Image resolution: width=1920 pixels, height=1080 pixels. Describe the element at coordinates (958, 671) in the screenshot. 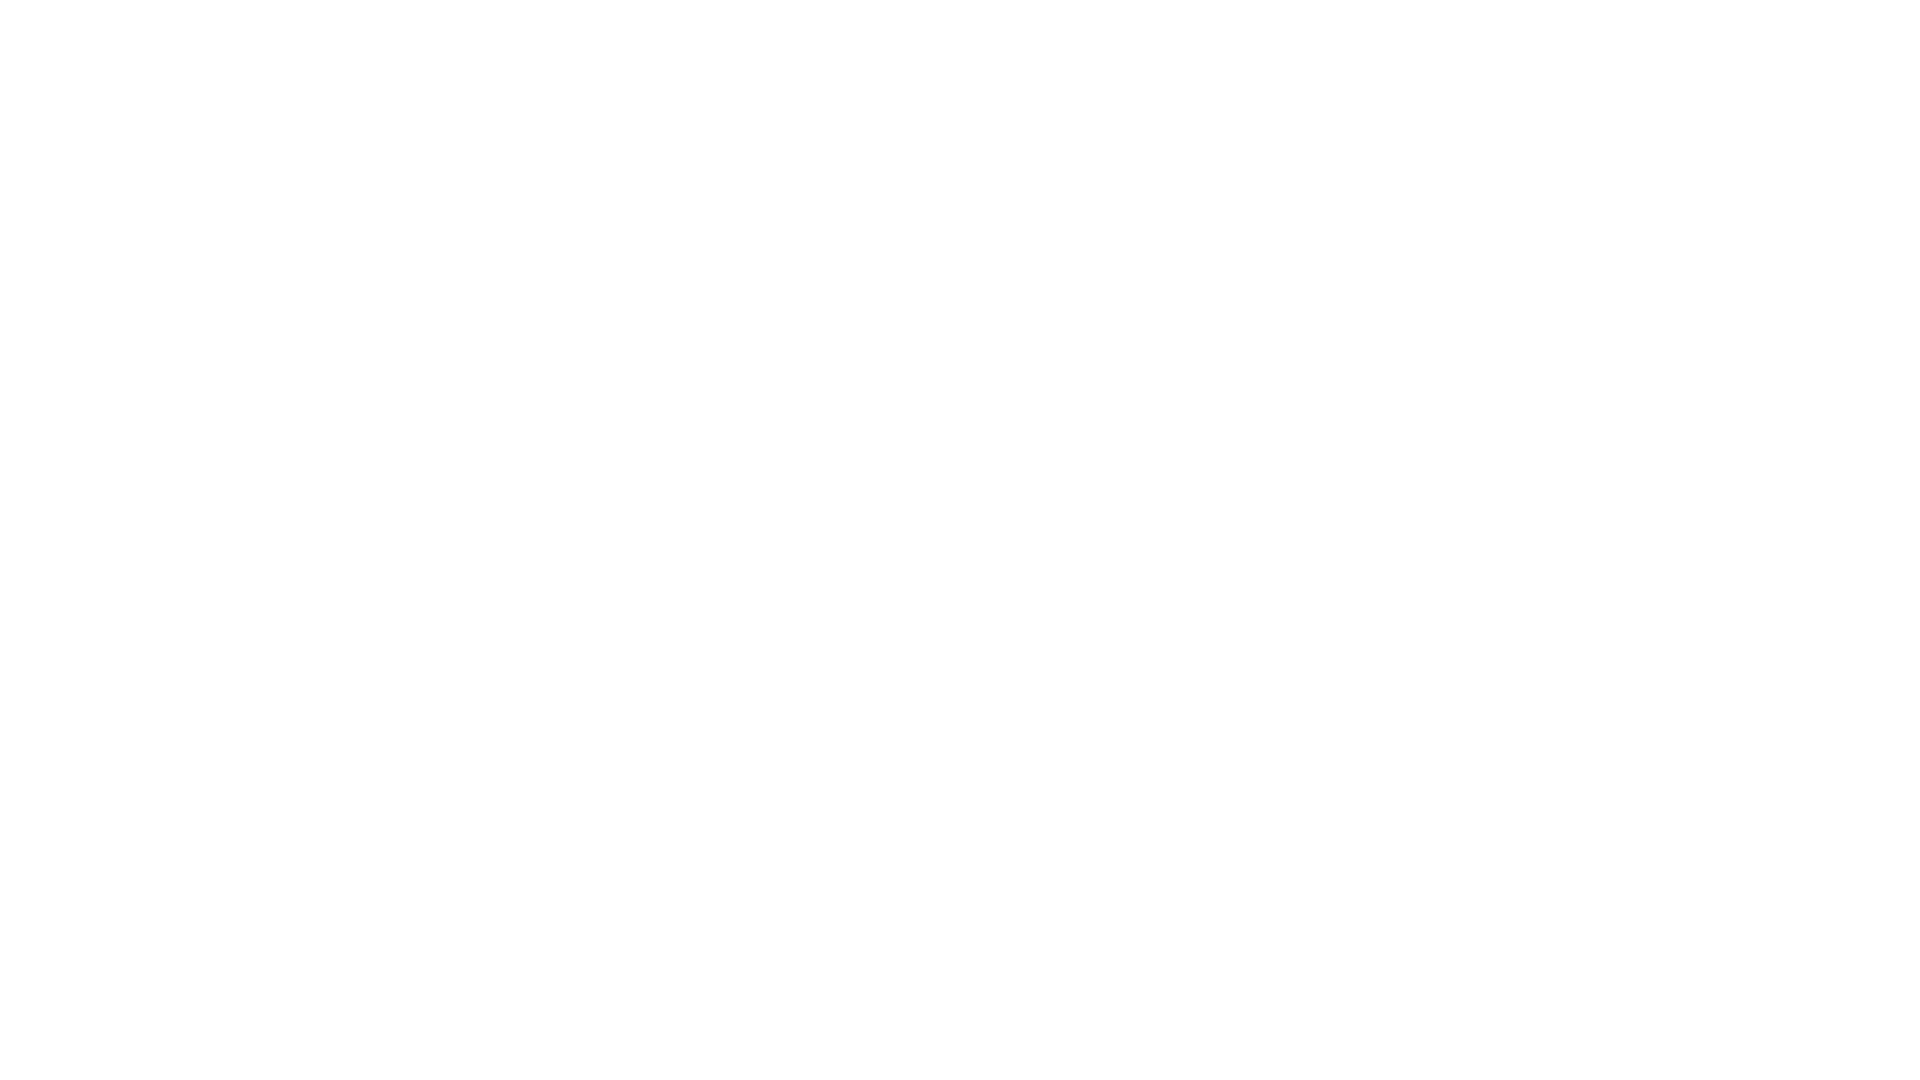

I see `REFUSE` at that location.